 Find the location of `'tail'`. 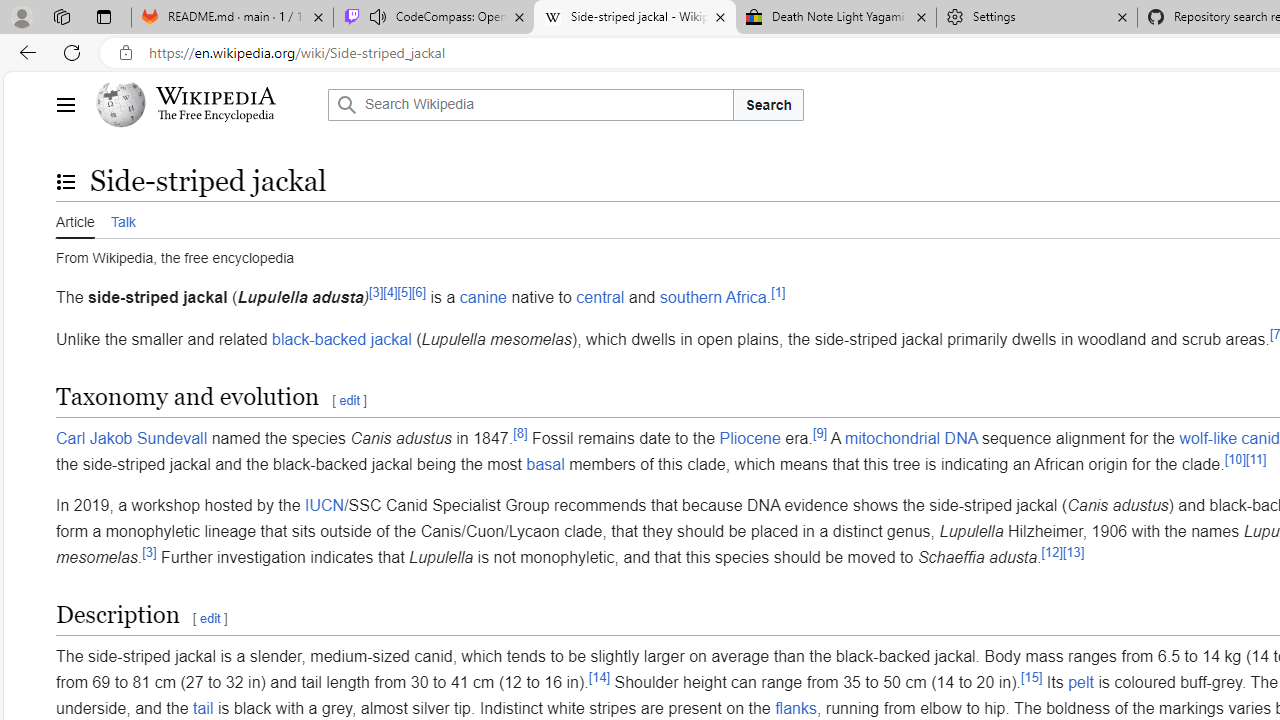

'tail' is located at coordinates (203, 707).